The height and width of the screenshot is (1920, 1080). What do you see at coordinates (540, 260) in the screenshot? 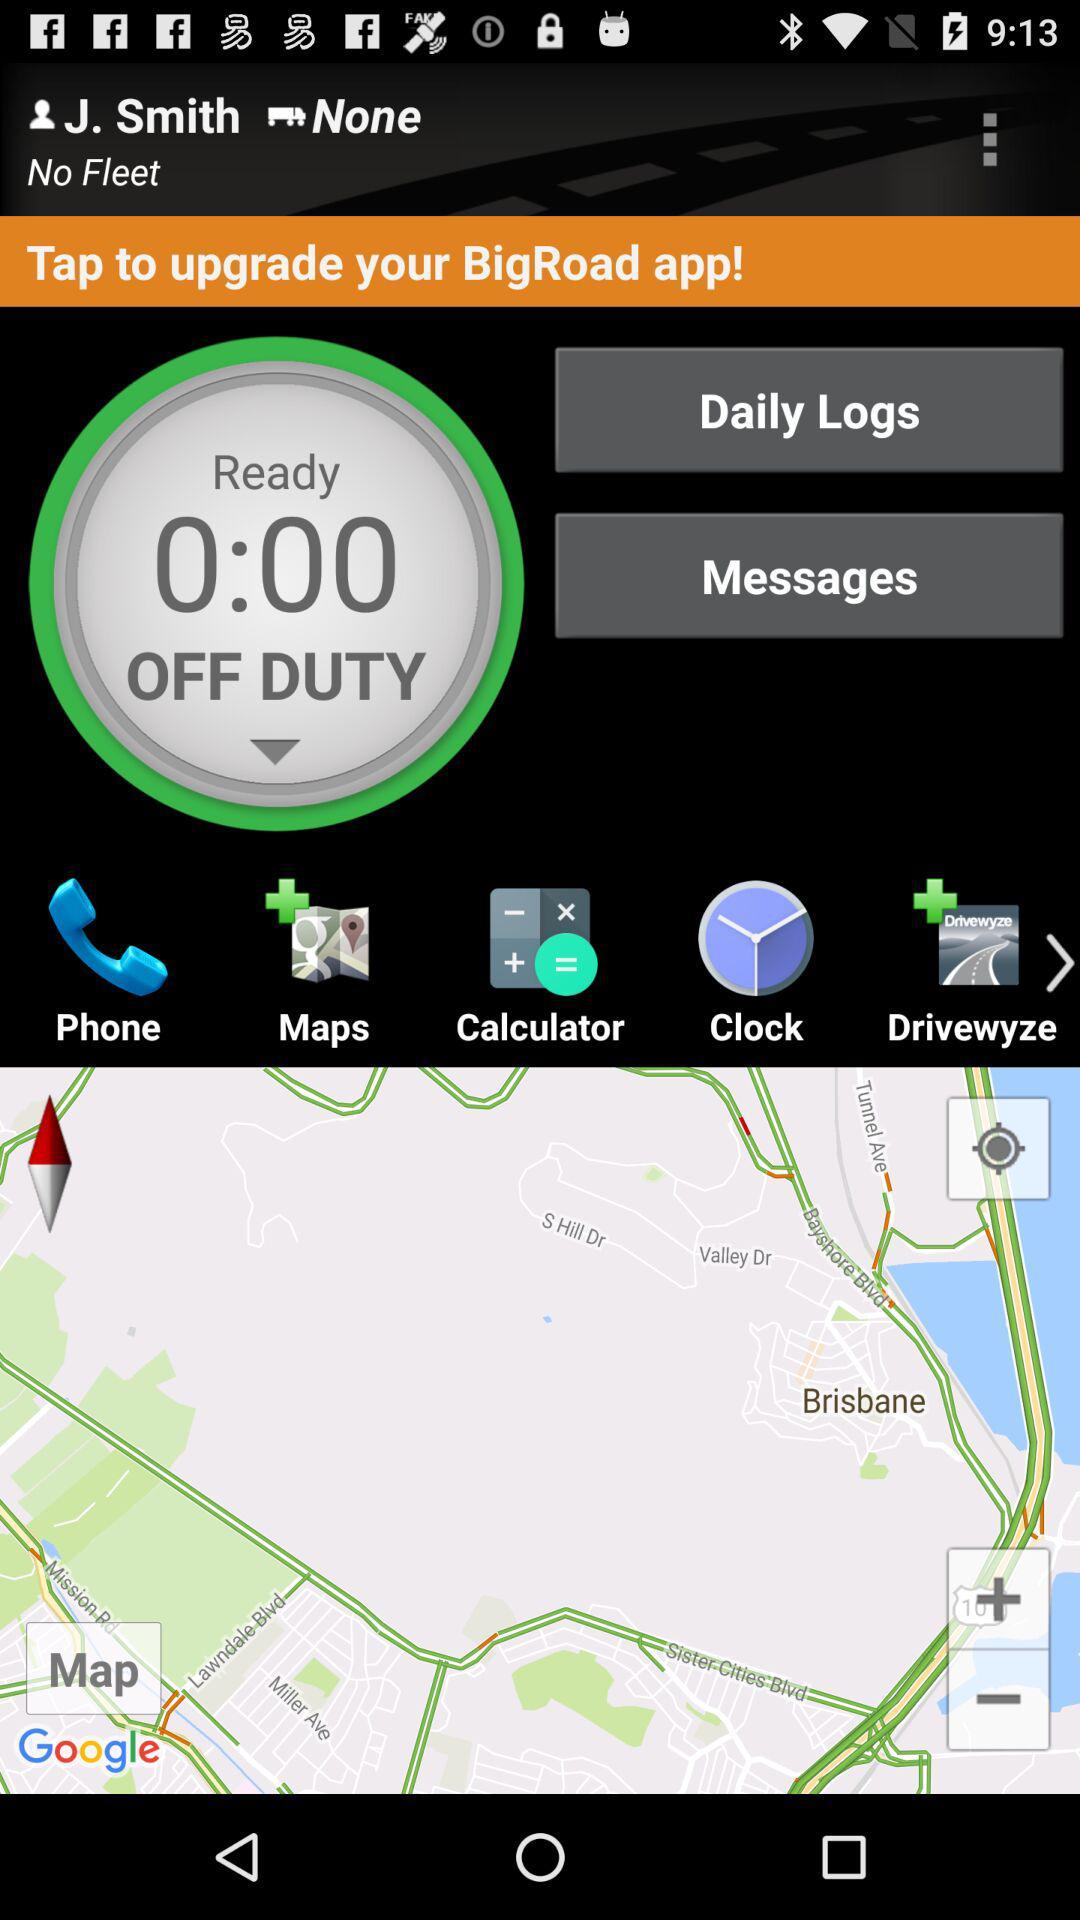
I see `the tap to upgrade item` at bounding box center [540, 260].